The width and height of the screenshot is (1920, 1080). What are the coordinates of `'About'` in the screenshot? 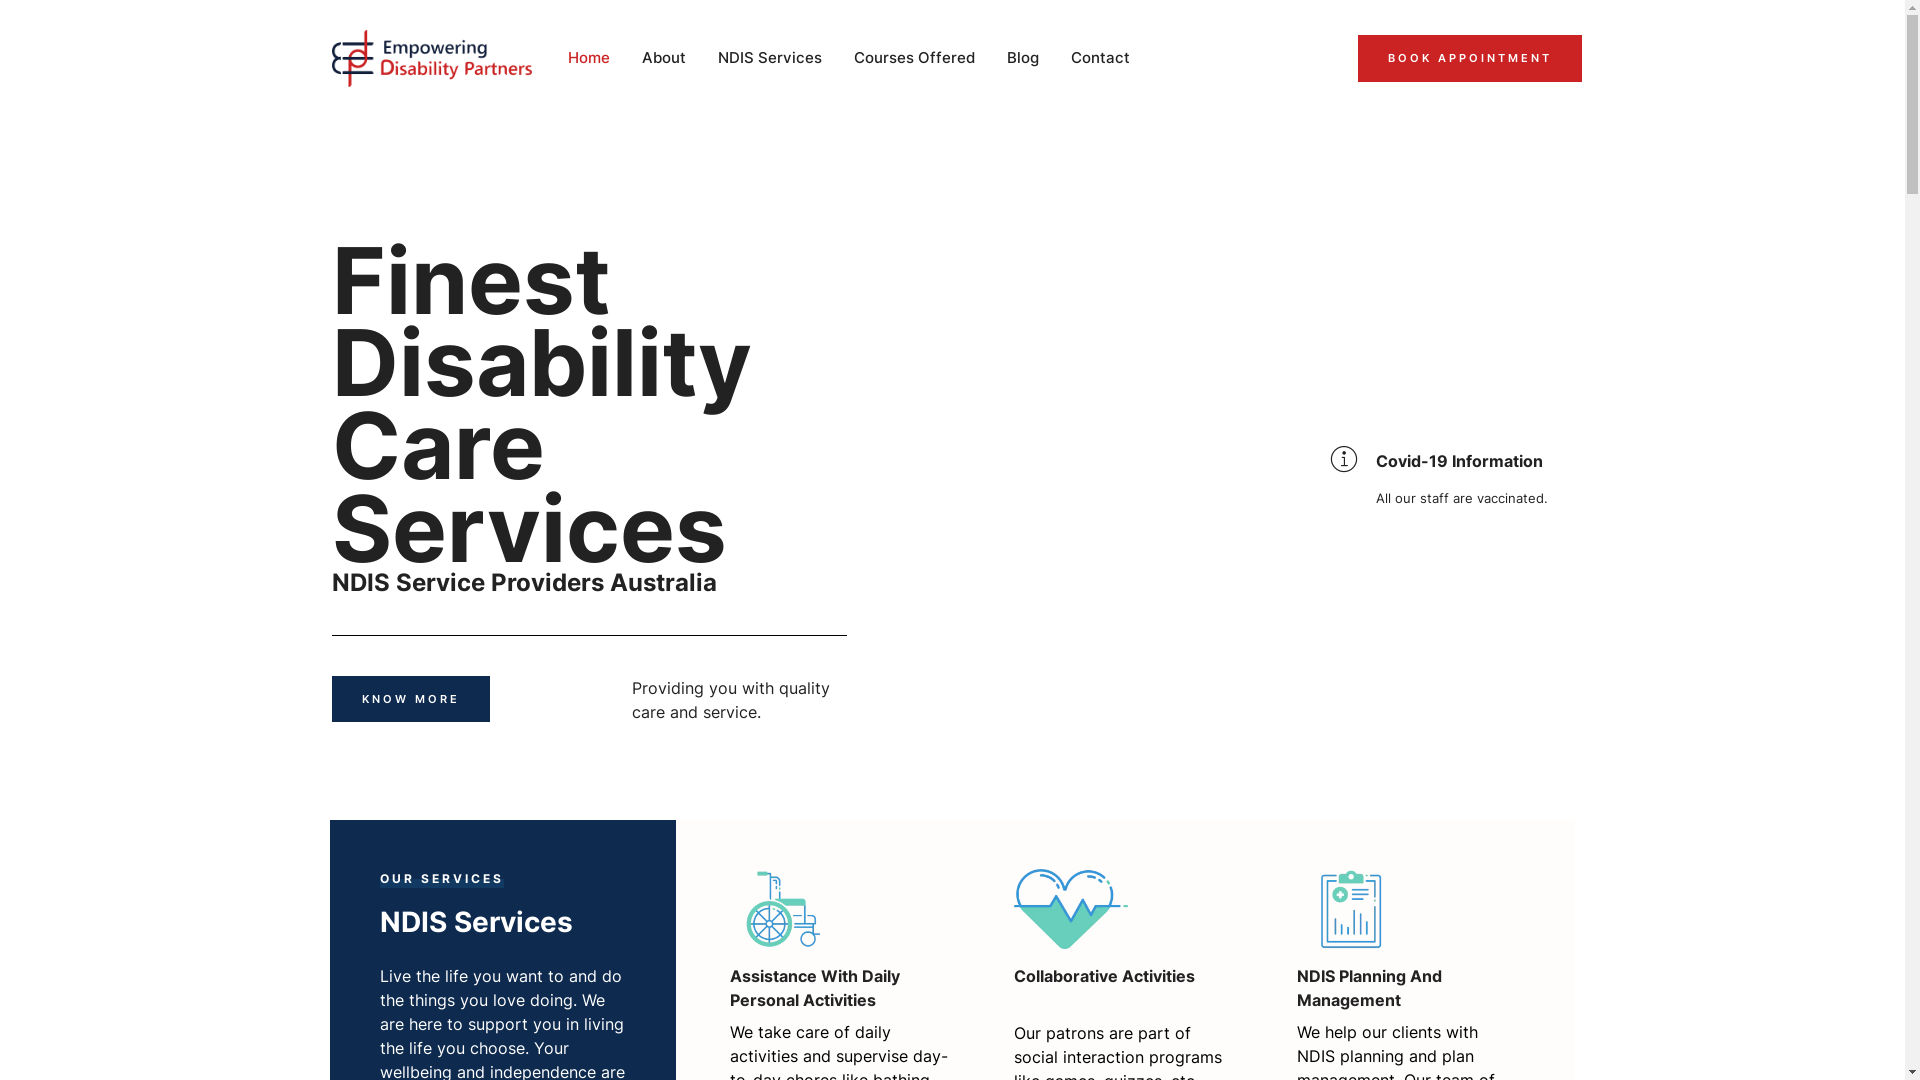 It's located at (667, 57).